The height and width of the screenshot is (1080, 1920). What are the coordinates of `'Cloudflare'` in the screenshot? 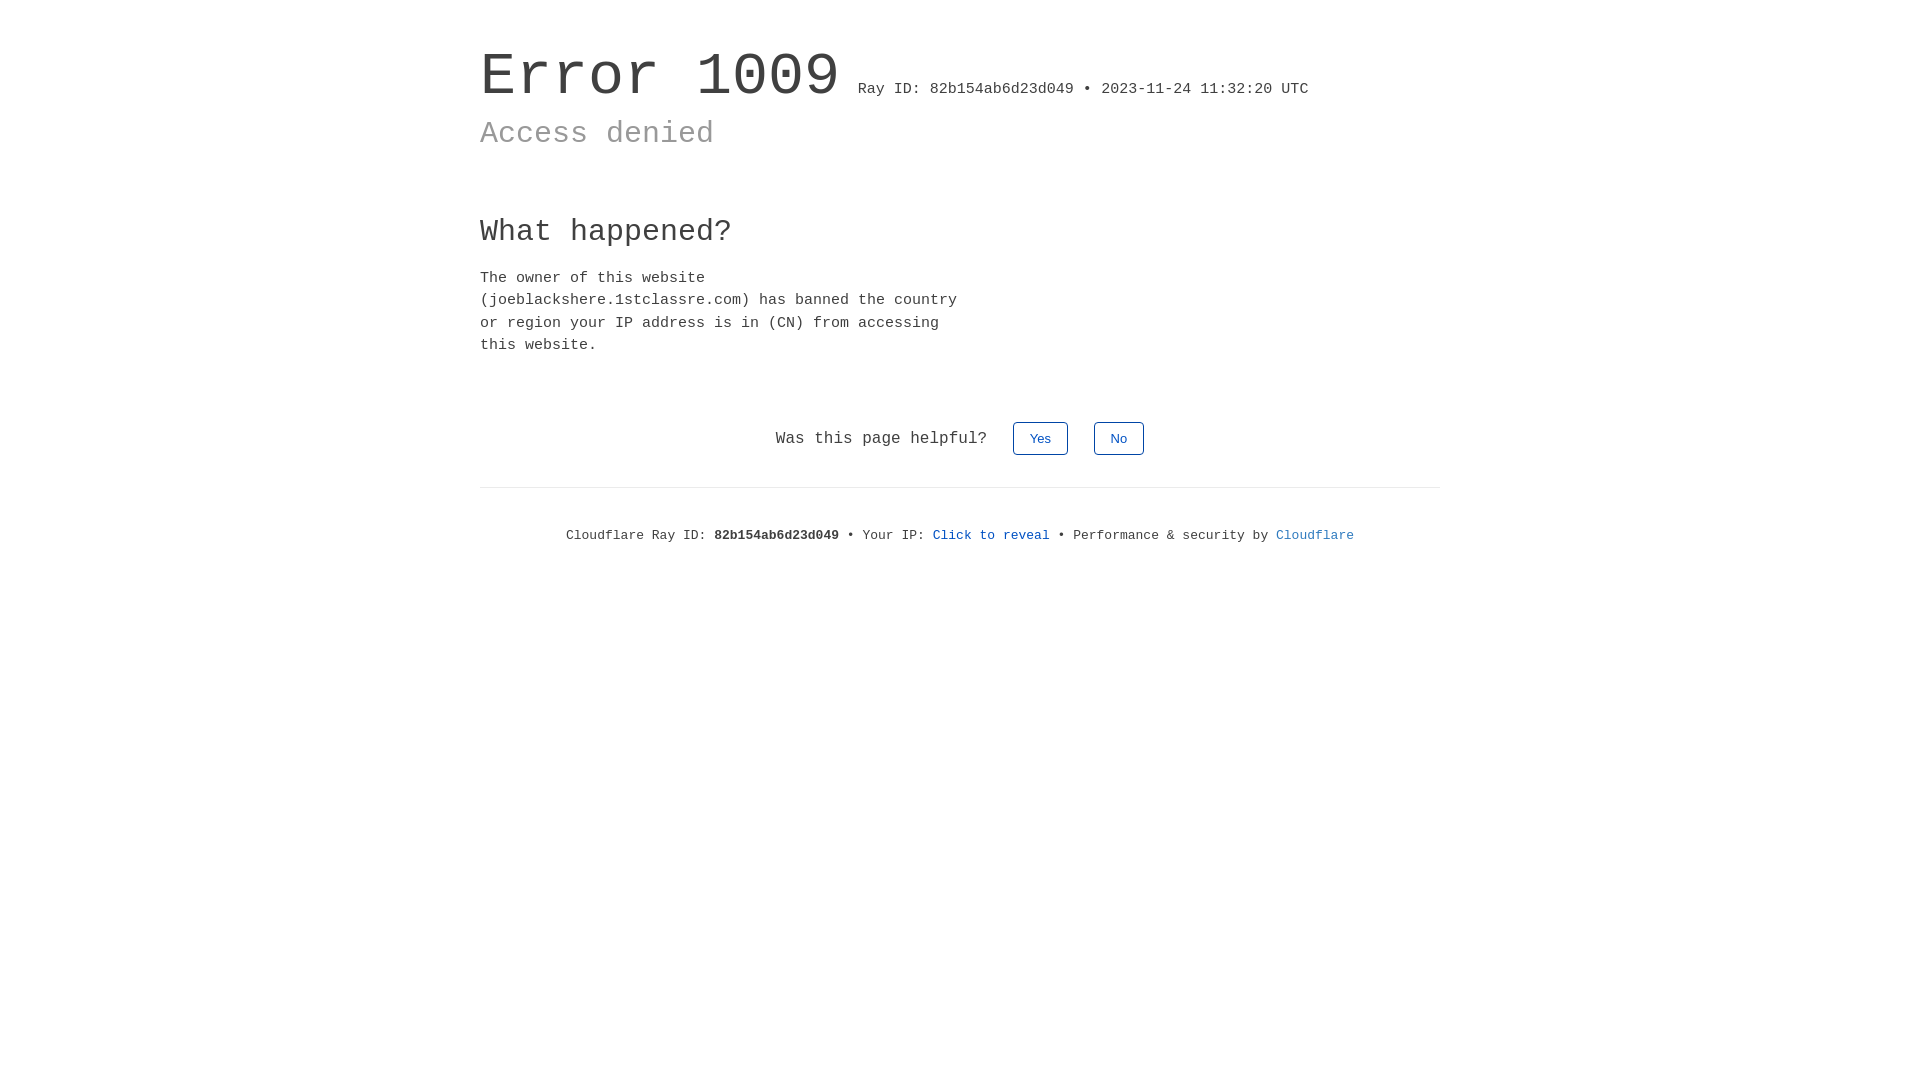 It's located at (1315, 534).